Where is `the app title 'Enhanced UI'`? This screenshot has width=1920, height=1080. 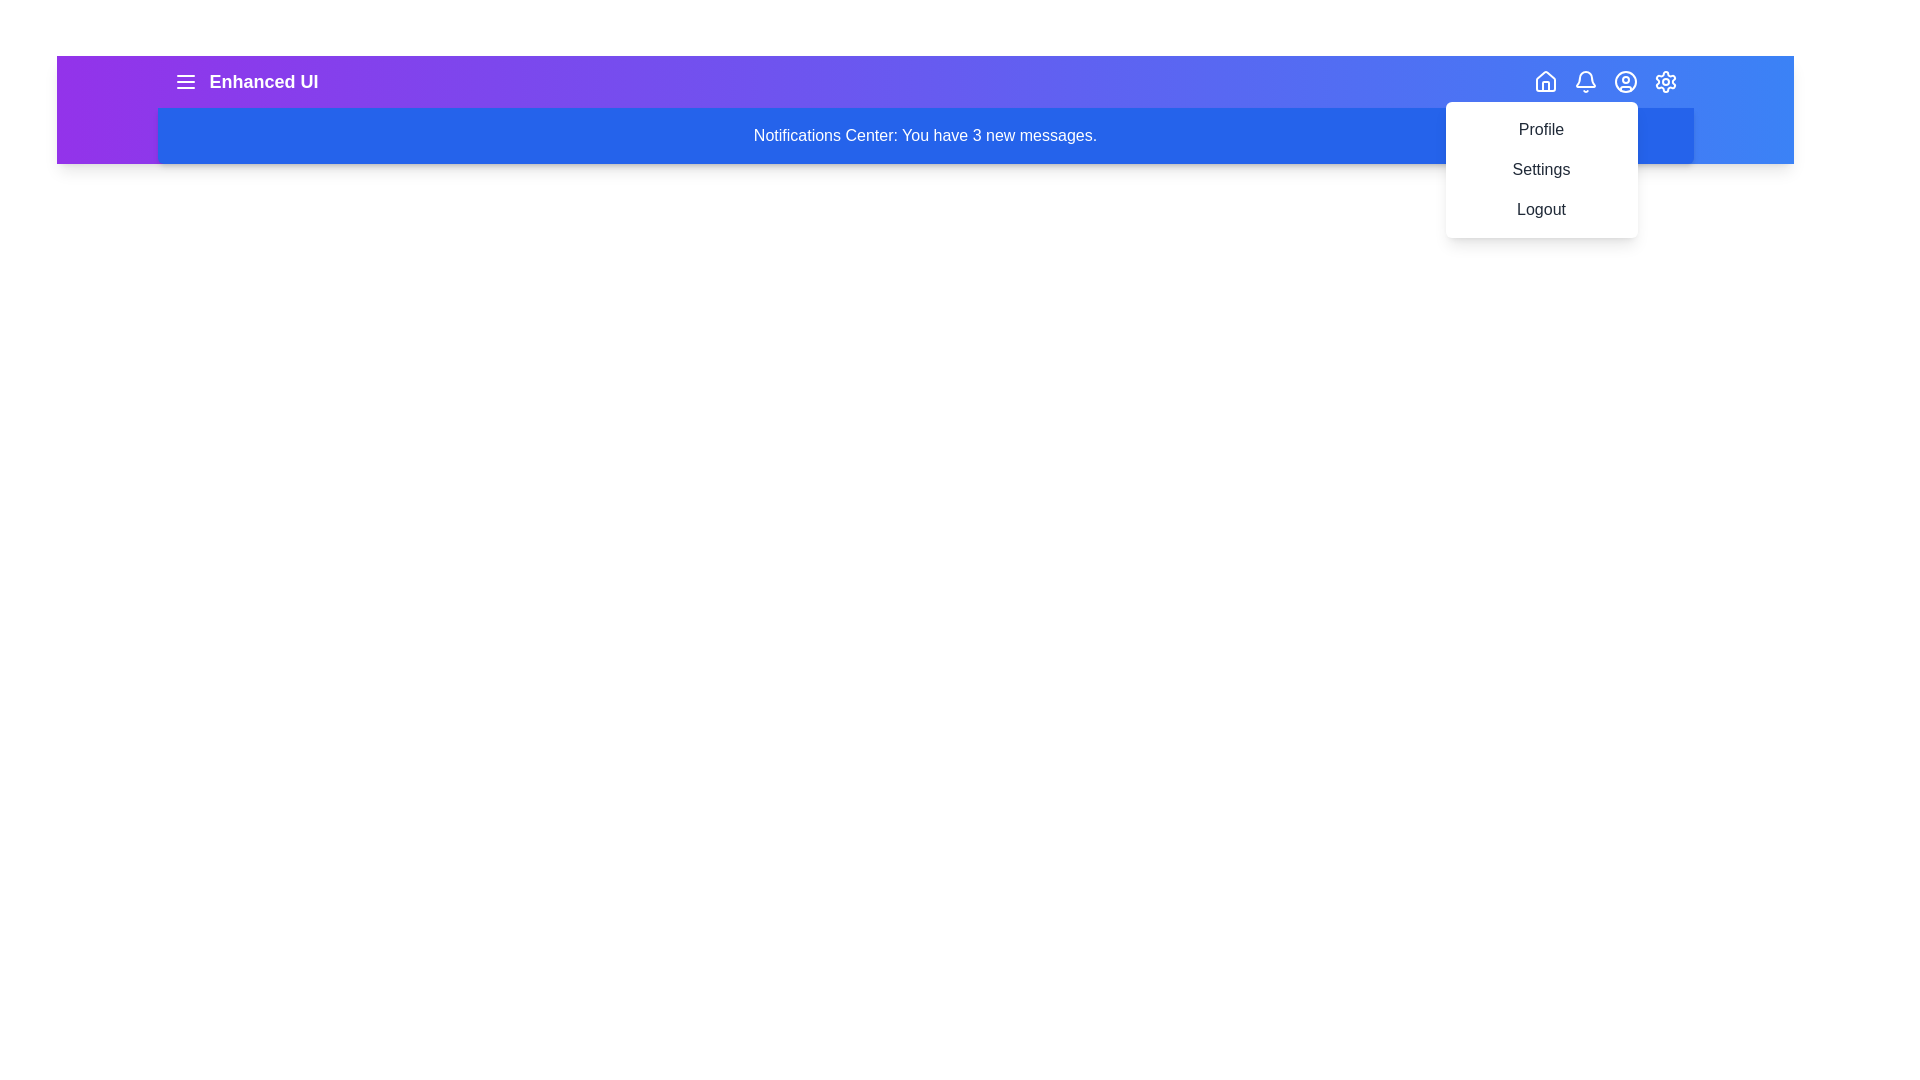 the app title 'Enhanced UI' is located at coordinates (263, 80).